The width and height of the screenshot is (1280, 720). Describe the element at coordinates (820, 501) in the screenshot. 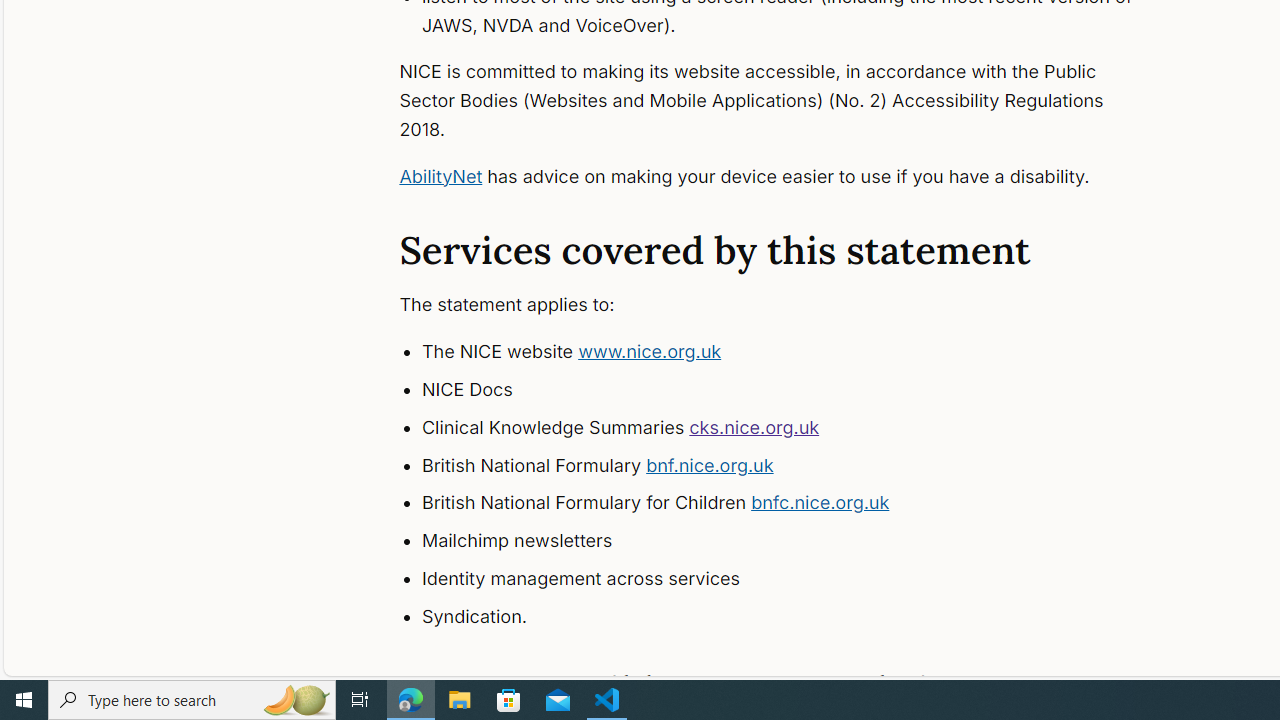

I see `'bnfc.nice.org.uk'` at that location.